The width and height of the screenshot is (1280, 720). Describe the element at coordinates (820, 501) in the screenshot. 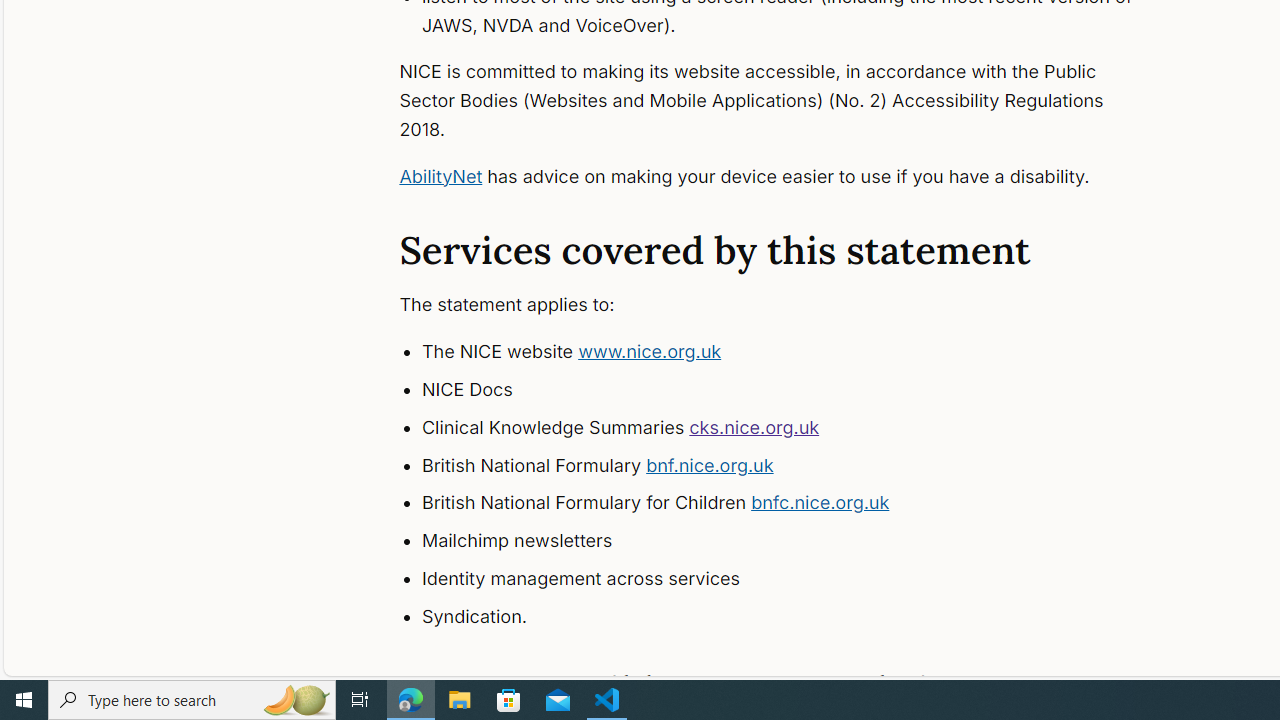

I see `'bnfc.nice.org.uk'` at that location.